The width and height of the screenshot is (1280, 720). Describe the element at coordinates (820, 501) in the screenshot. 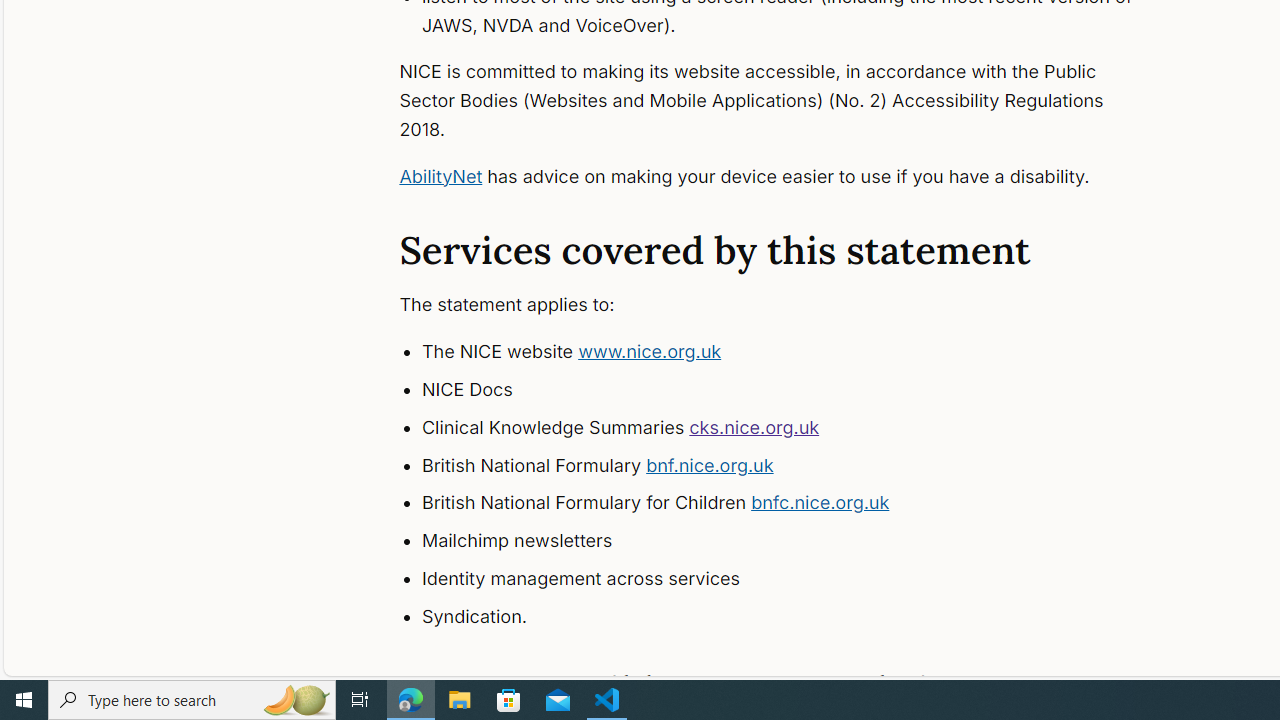

I see `'bnfc.nice.org.uk'` at that location.